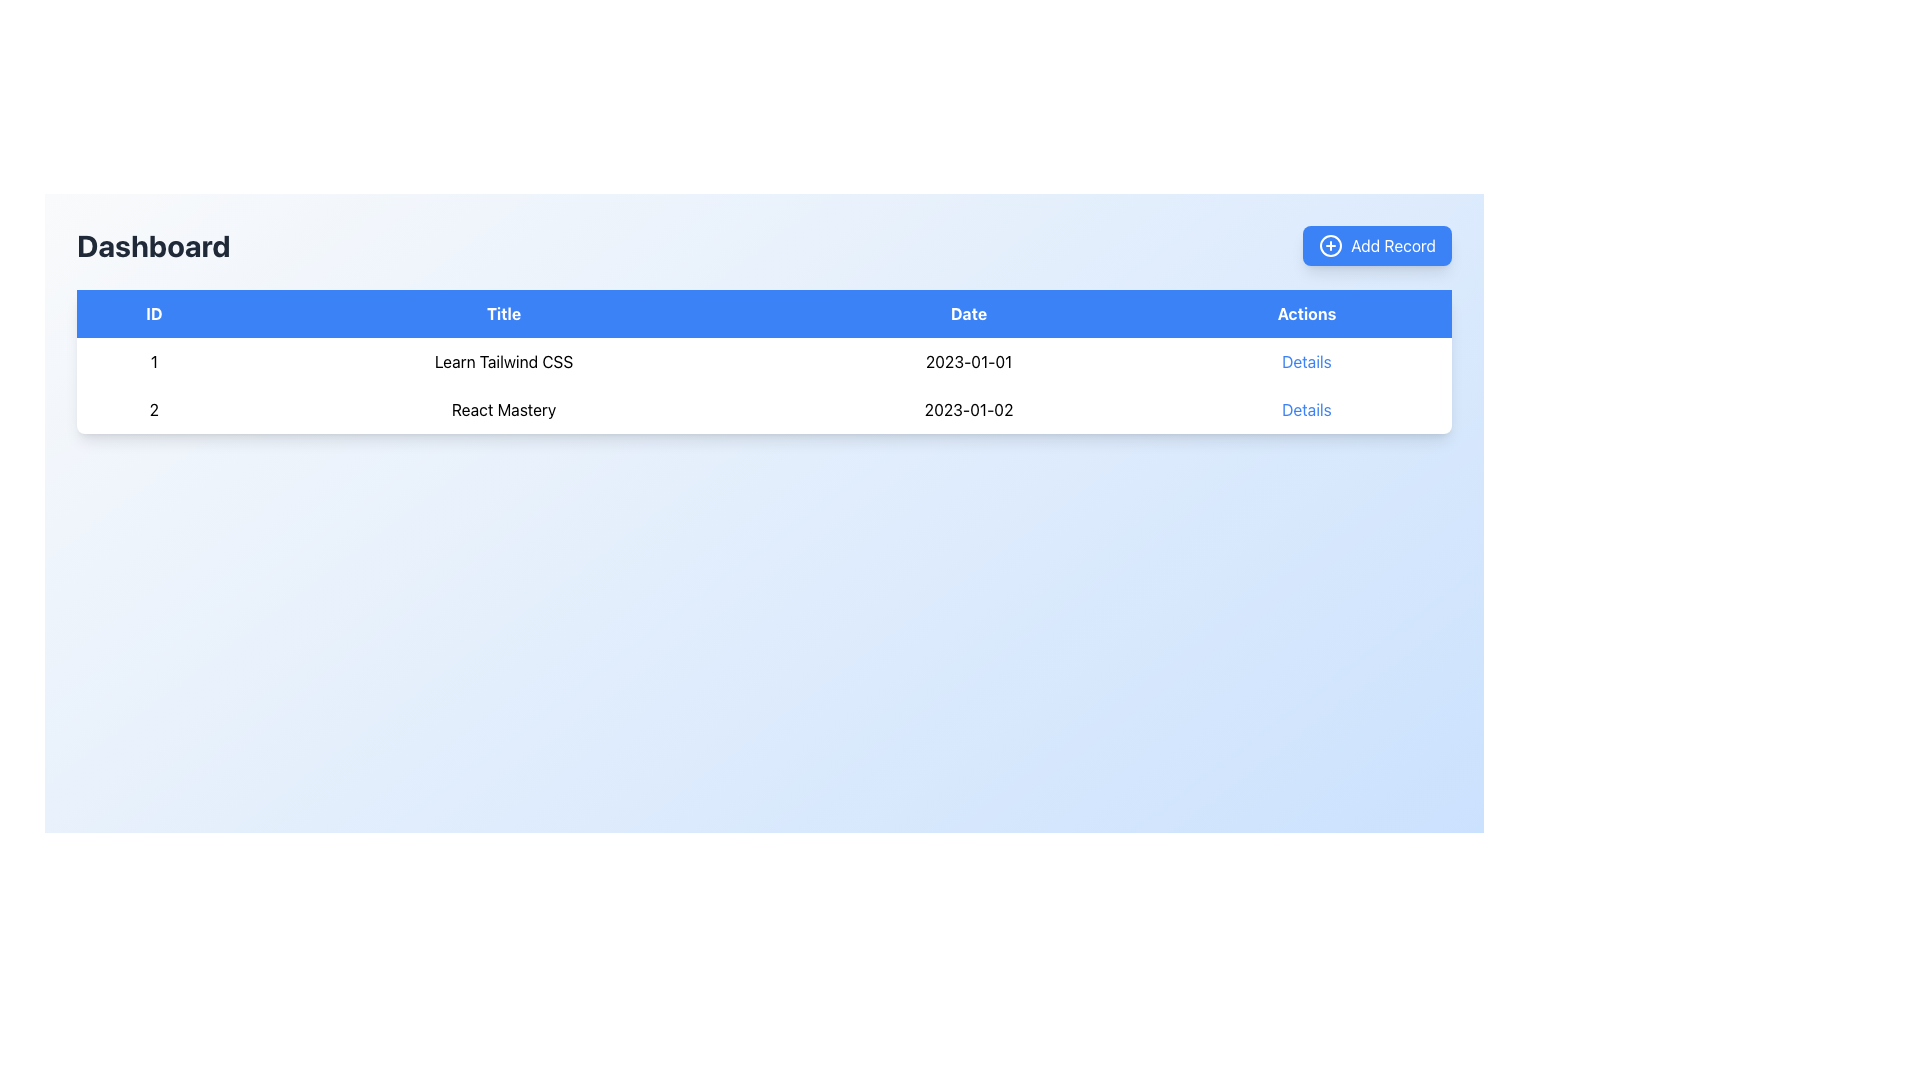 The height and width of the screenshot is (1080, 1920). What do you see at coordinates (969, 408) in the screenshot?
I see `the static text label displaying the date '2023-01-02', which is located in the third column of the second row of the data table, adjacent to 'React Mastery' and 'Details'` at bounding box center [969, 408].